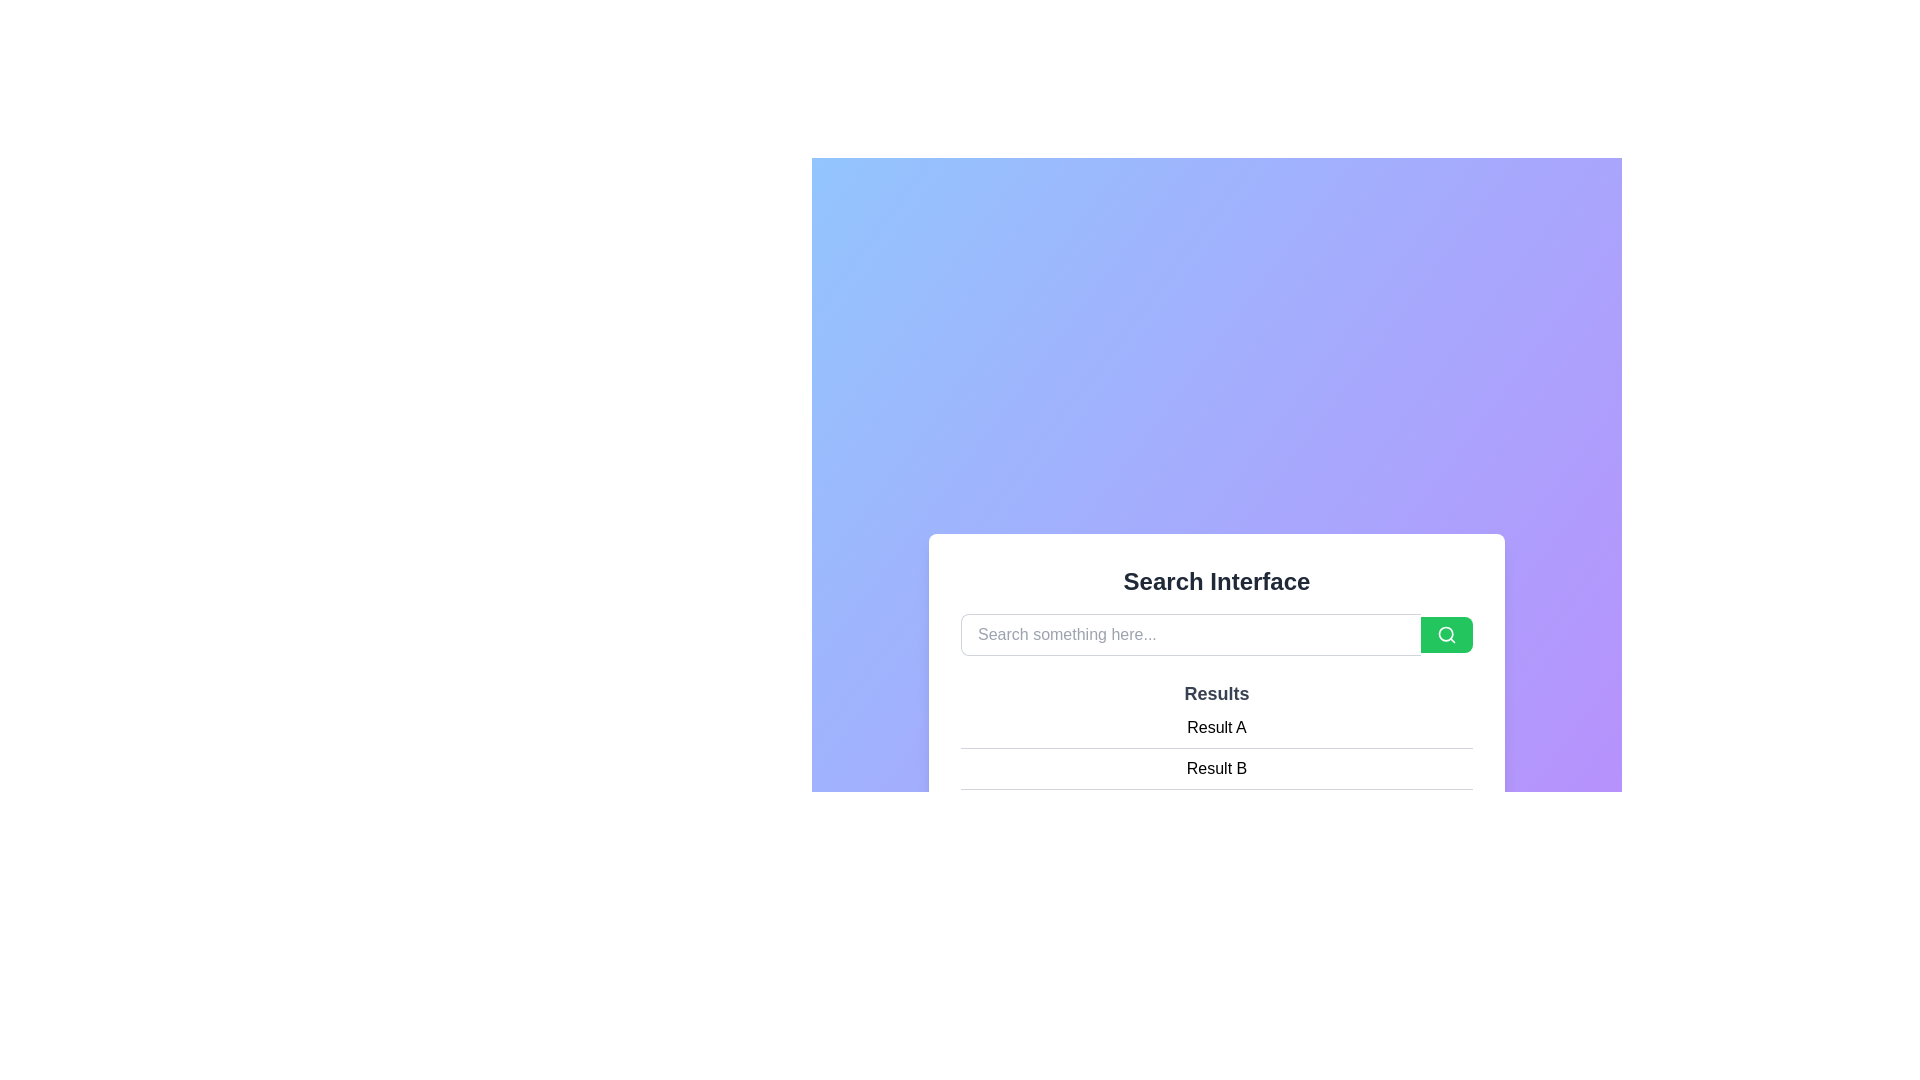 This screenshot has height=1080, width=1920. Describe the element at coordinates (1216, 693) in the screenshot. I see `the Text Label that denotes the results section, positioned above 'Result A', 'Result B', and 'Result C'` at that location.